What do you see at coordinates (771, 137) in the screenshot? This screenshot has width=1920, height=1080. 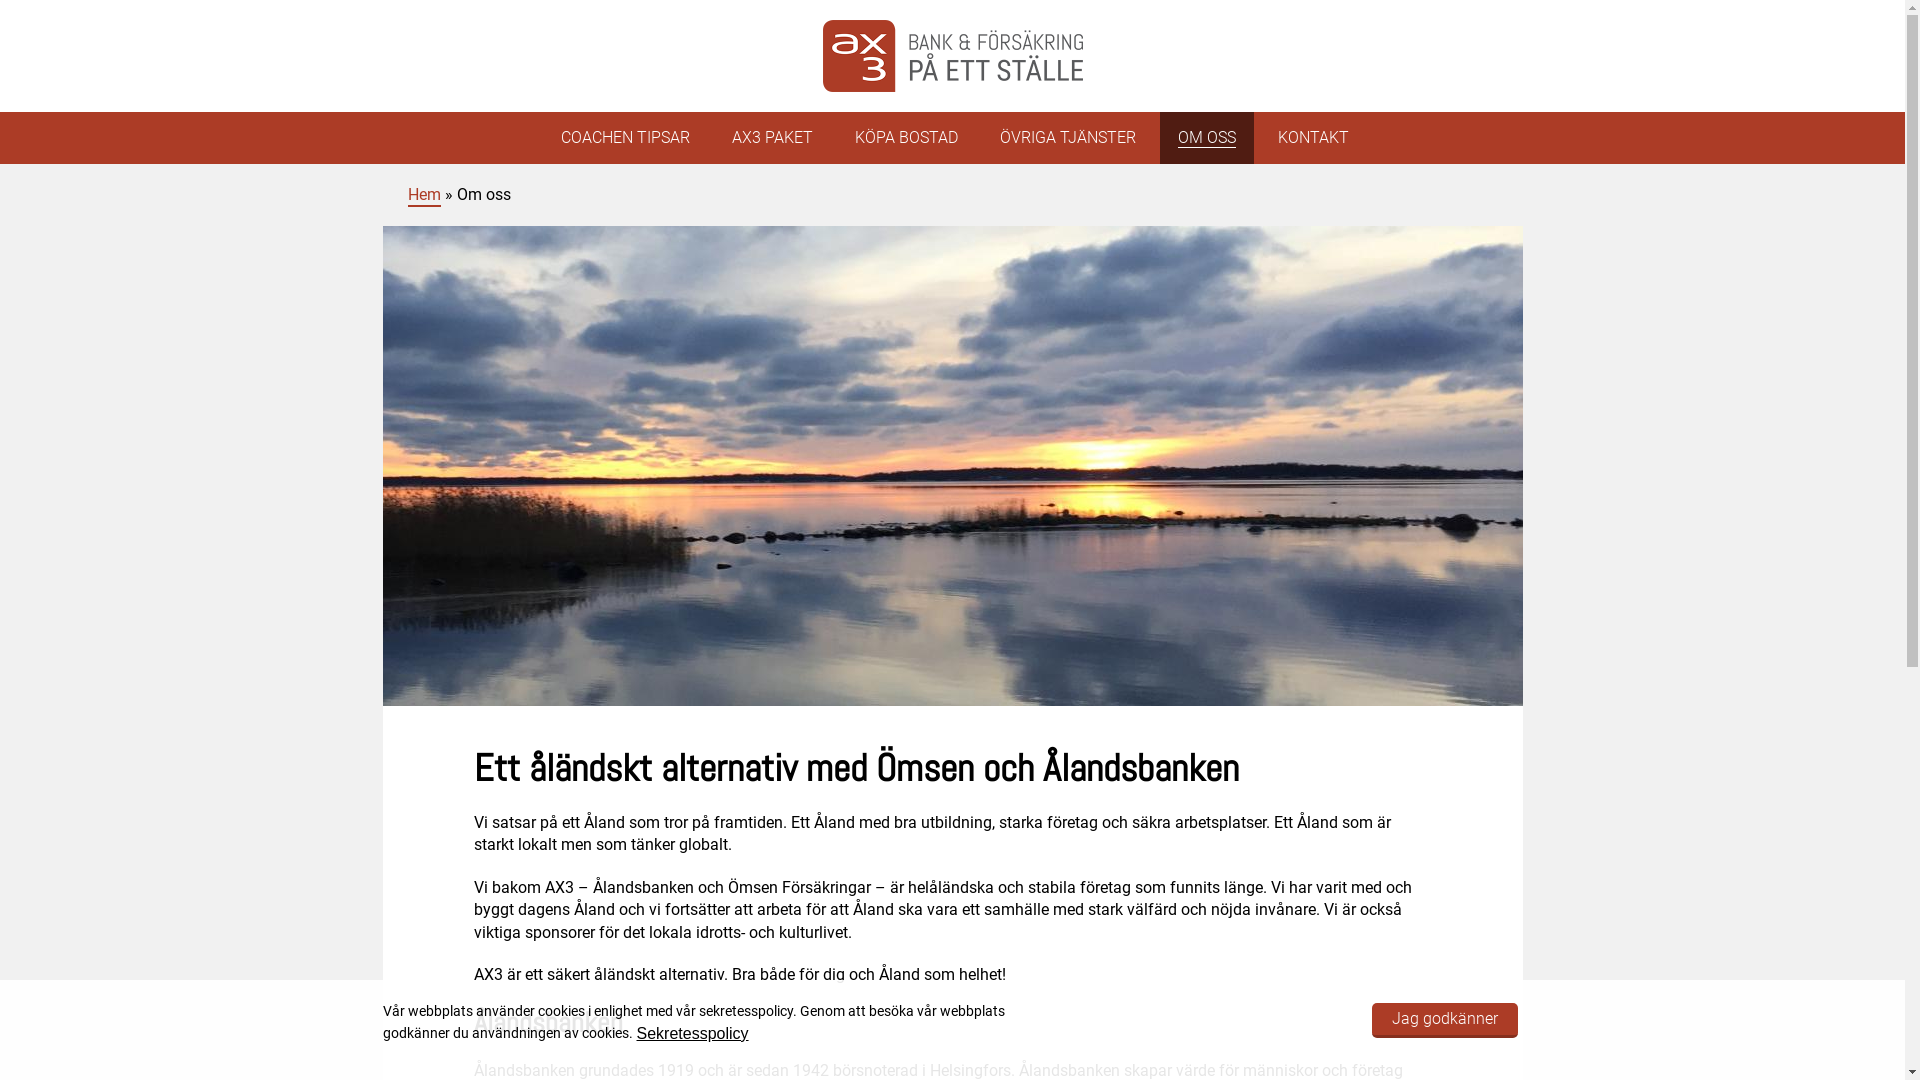 I see `'AX3 PAKET'` at bounding box center [771, 137].